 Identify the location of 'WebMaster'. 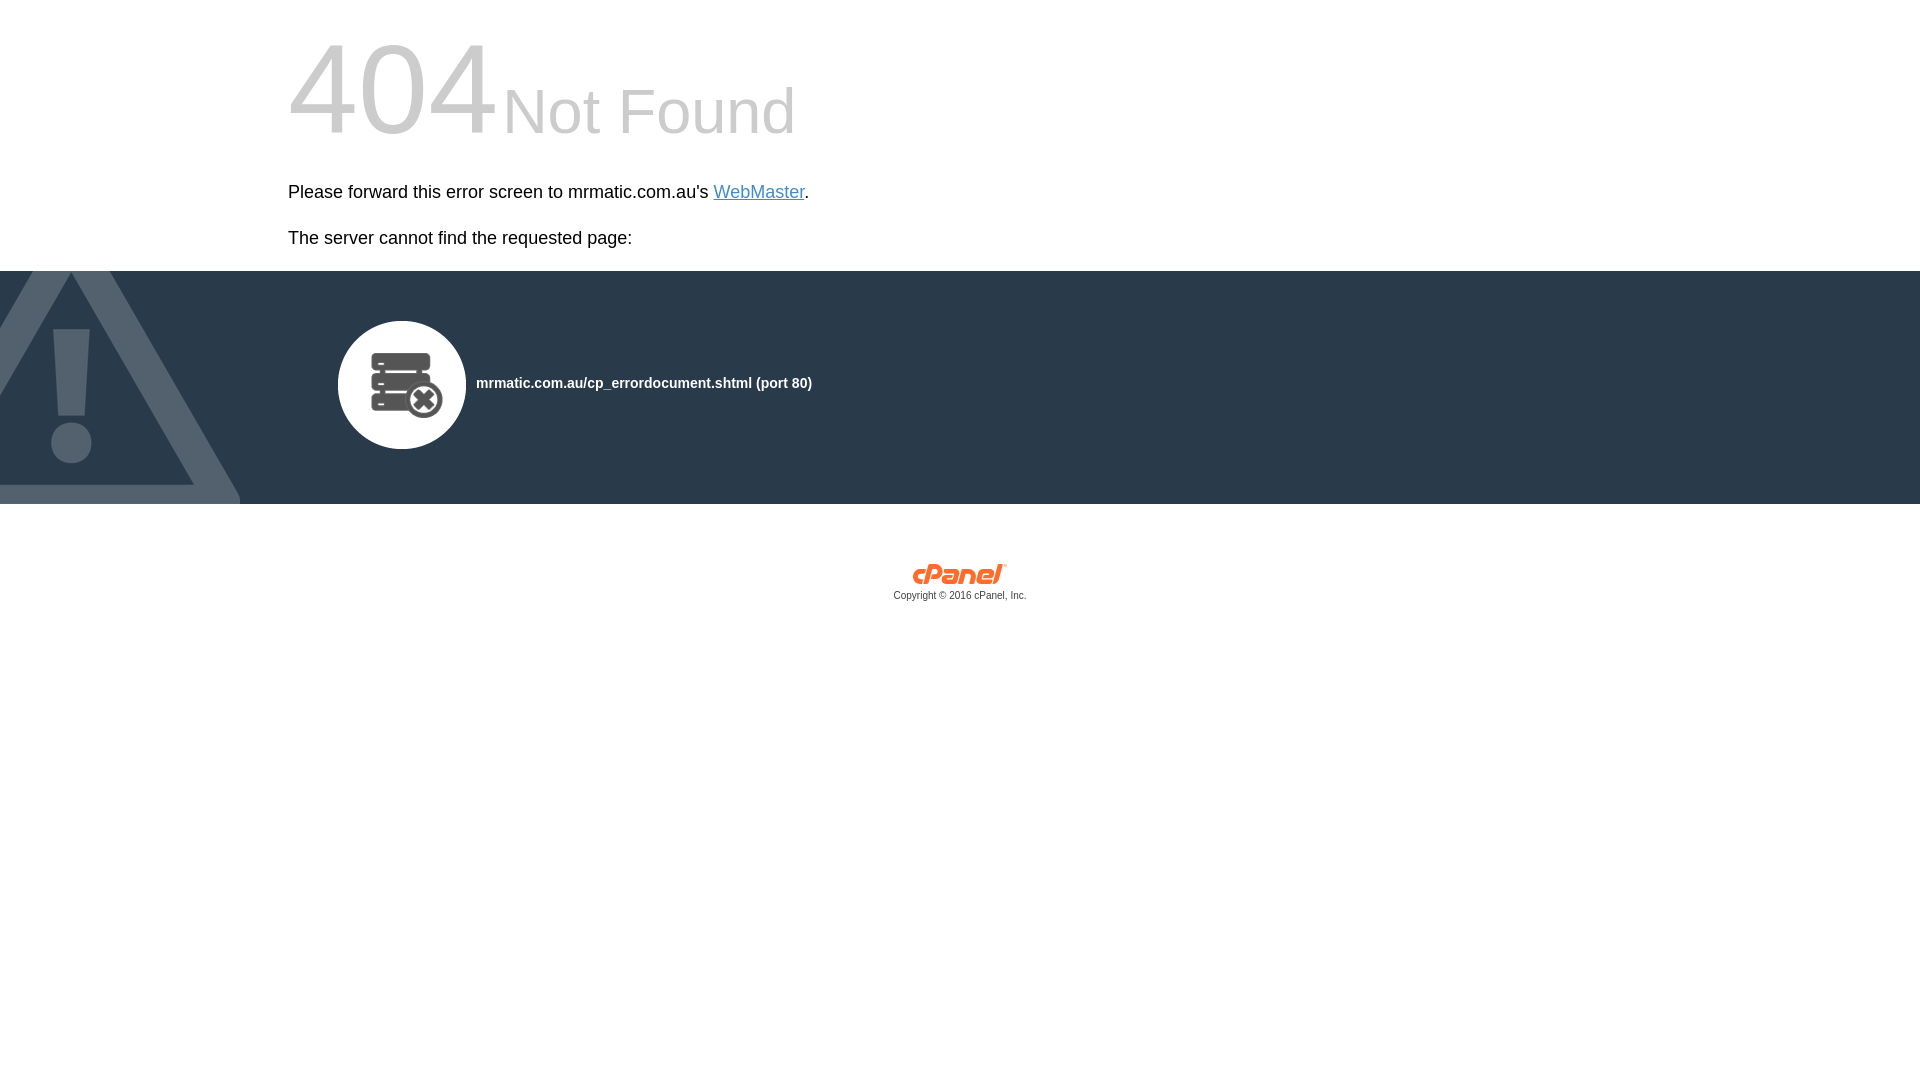
(758, 192).